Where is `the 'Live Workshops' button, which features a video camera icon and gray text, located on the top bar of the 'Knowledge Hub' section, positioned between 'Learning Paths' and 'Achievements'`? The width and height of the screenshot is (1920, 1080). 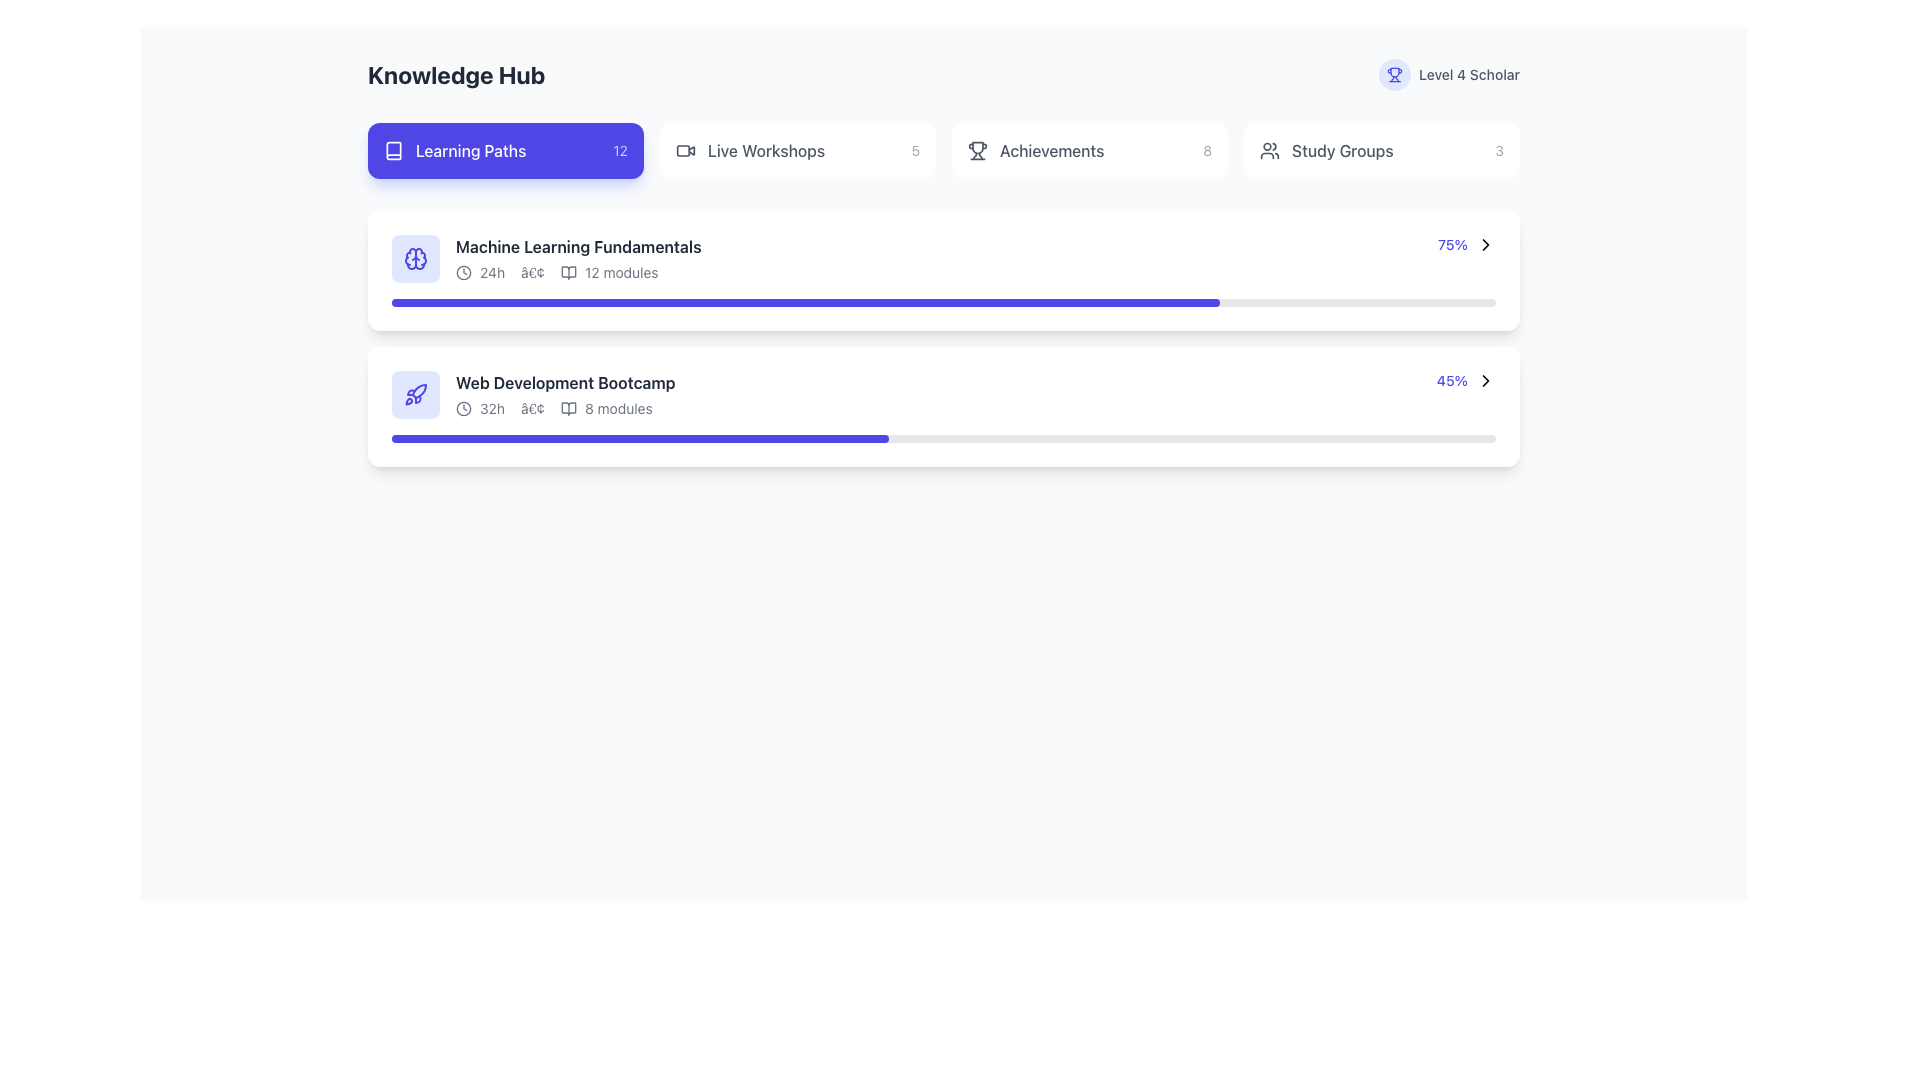 the 'Live Workshops' button, which features a video camera icon and gray text, located on the top bar of the 'Knowledge Hub' section, positioned between 'Learning Paths' and 'Achievements' is located at coordinates (749, 149).